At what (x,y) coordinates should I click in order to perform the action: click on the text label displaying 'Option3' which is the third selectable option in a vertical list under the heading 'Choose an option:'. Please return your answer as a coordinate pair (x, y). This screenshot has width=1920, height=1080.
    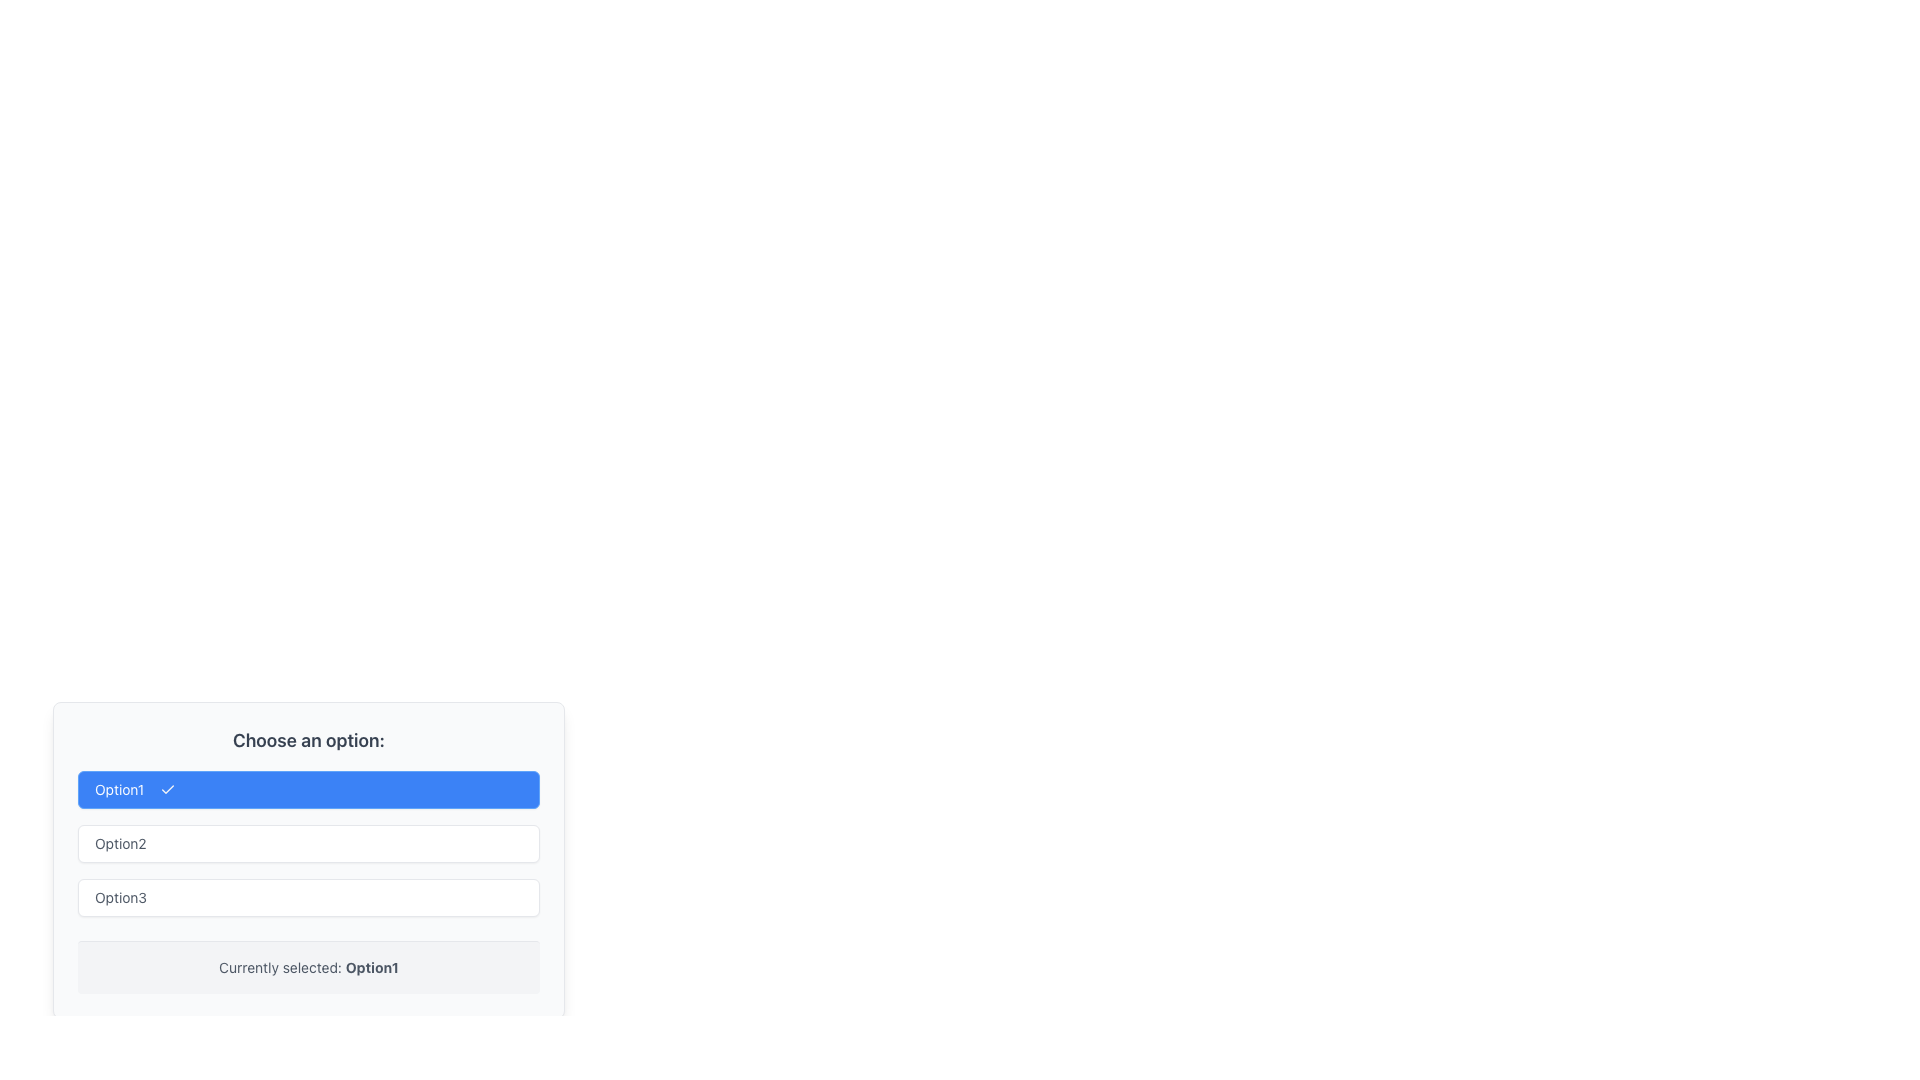
    Looking at the image, I should click on (119, 897).